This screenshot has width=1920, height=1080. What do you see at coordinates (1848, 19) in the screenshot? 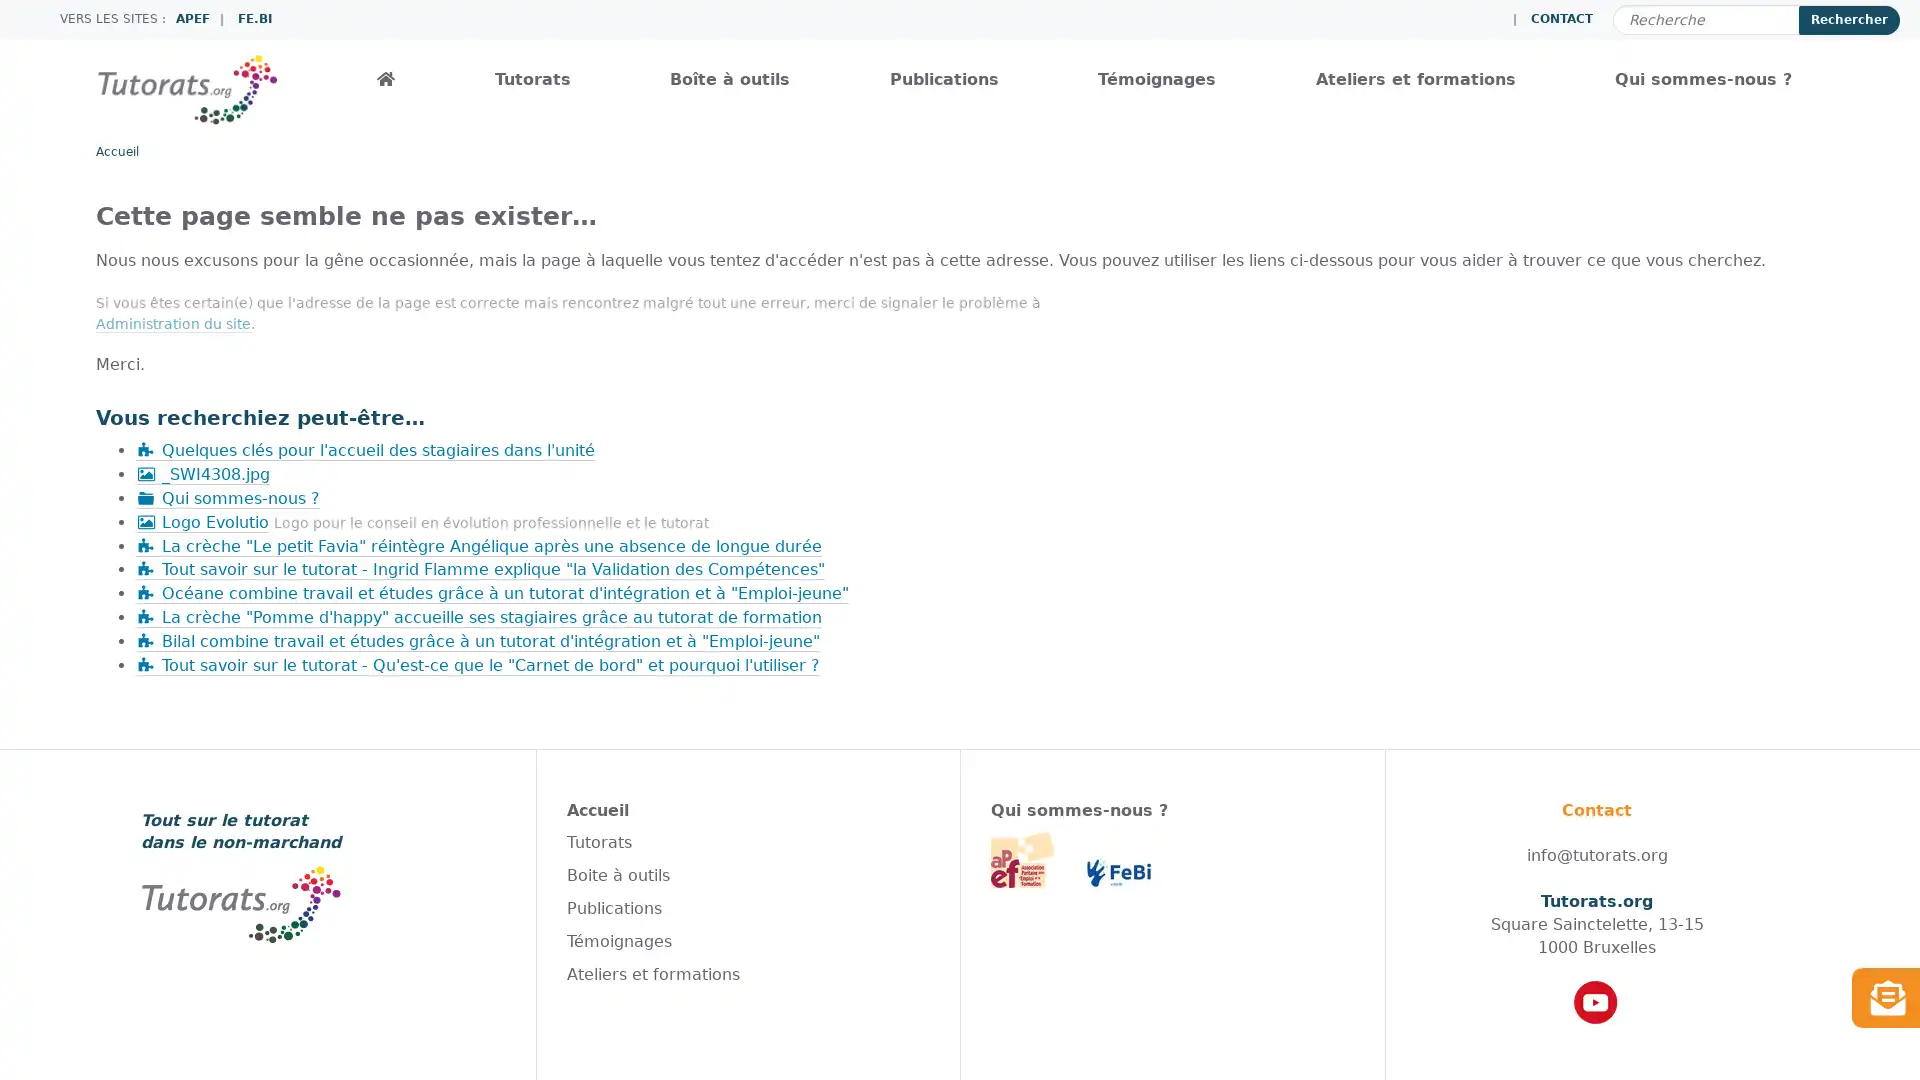
I see `Rechercher` at bounding box center [1848, 19].